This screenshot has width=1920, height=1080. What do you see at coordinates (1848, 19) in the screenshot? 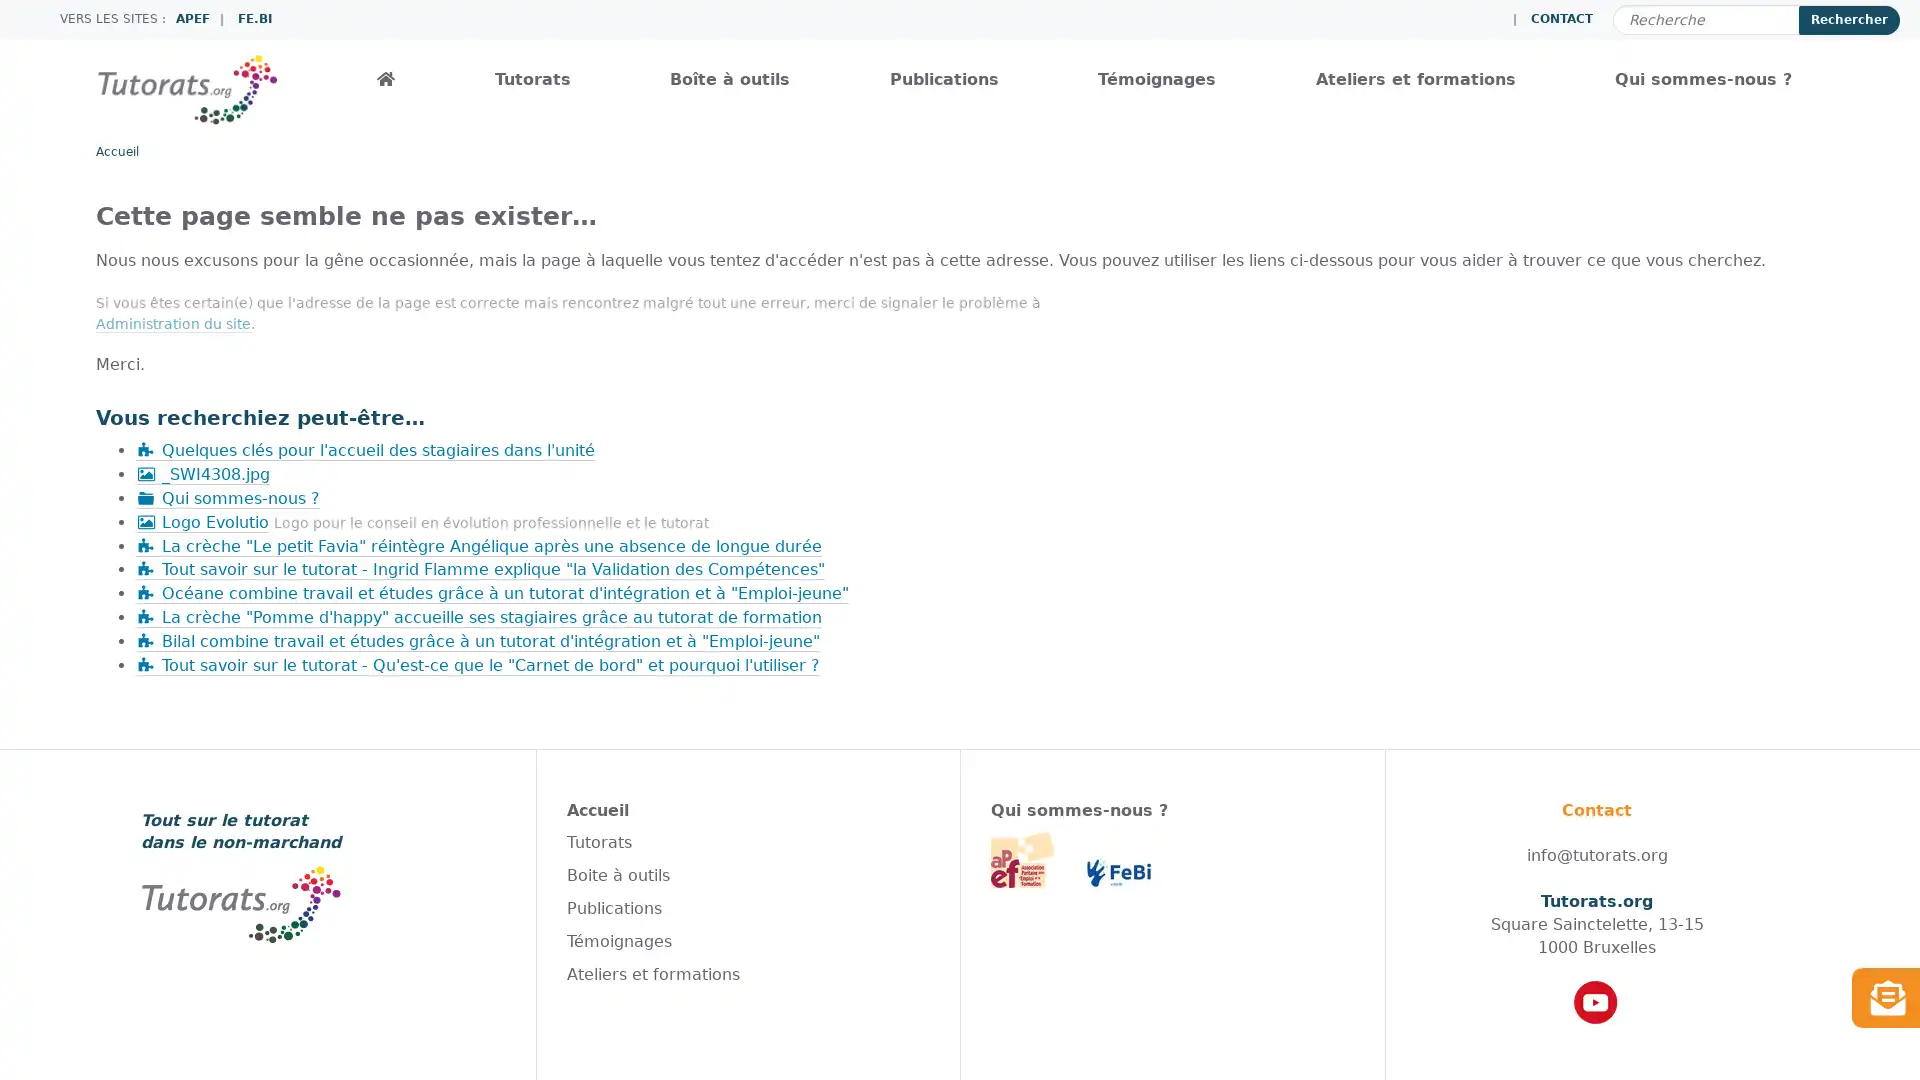
I see `Rechercher` at bounding box center [1848, 19].